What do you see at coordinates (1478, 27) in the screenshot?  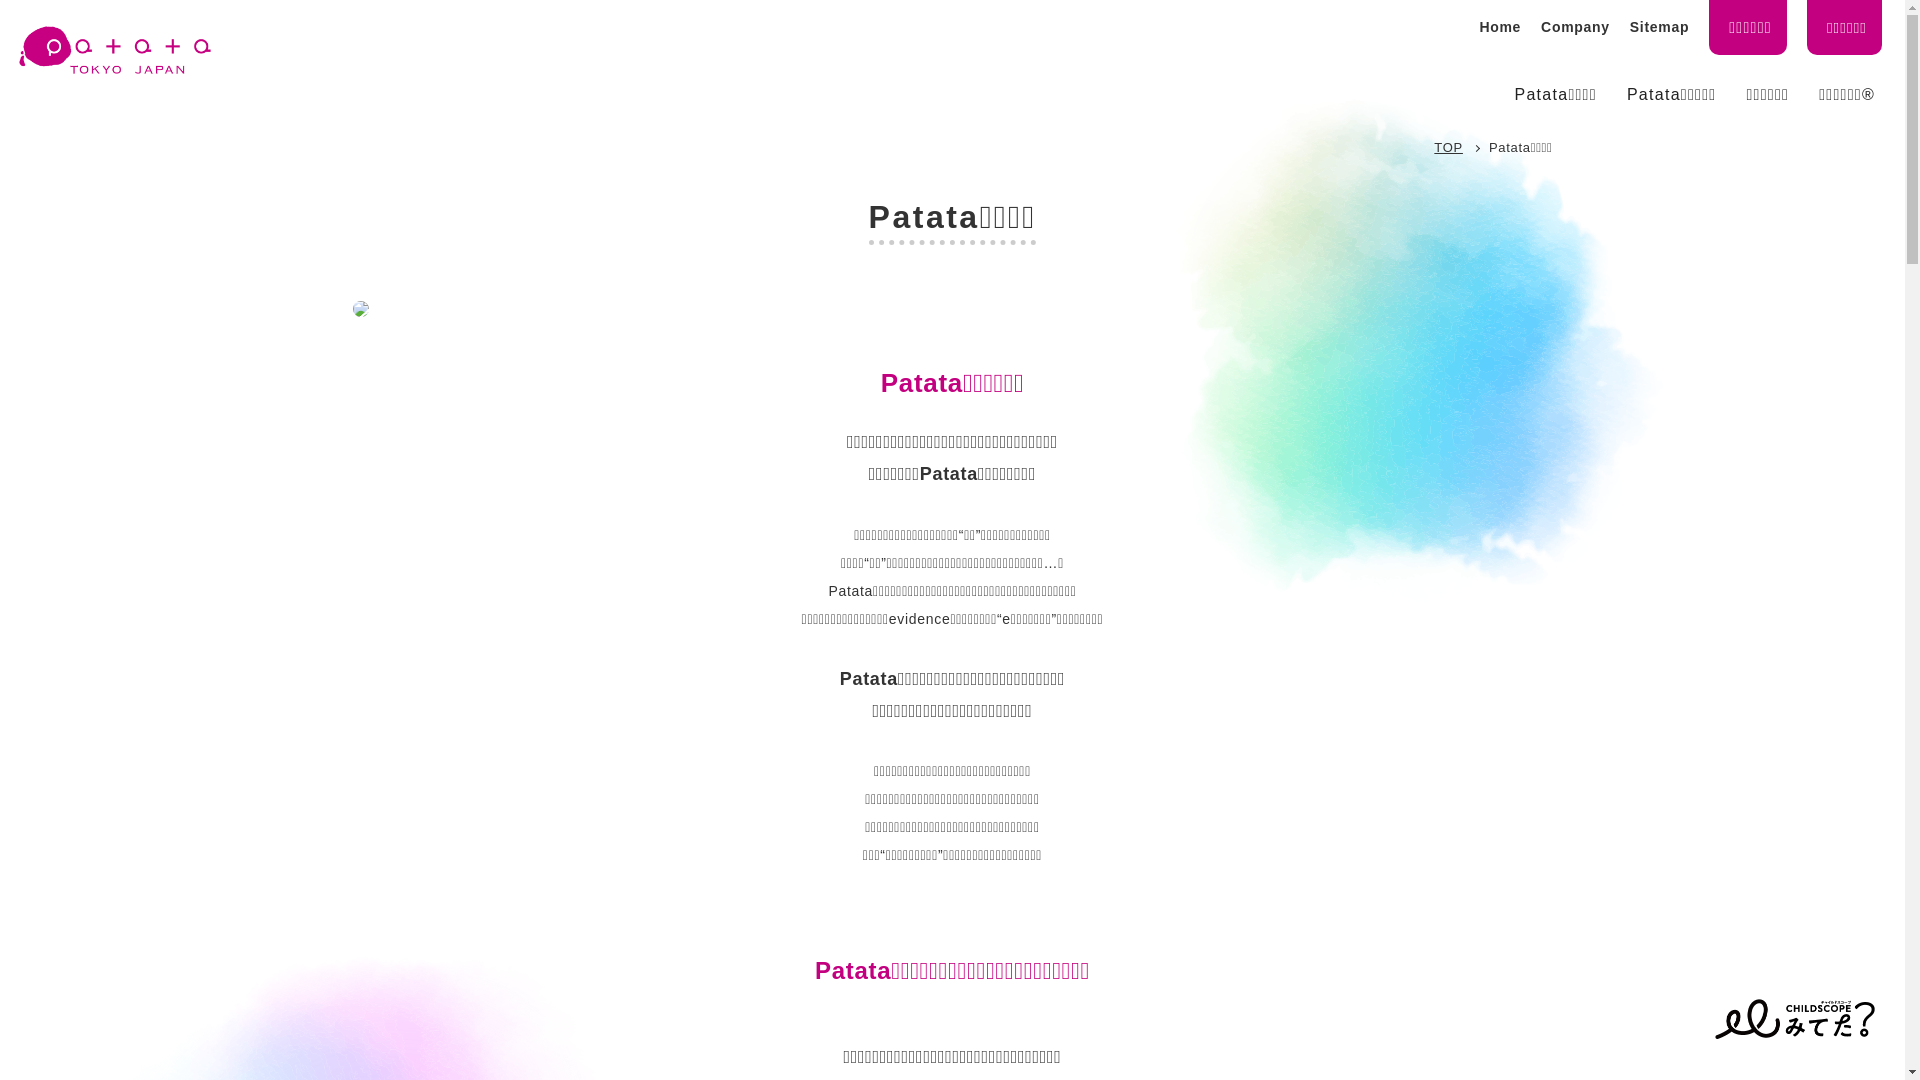 I see `'Home'` at bounding box center [1478, 27].